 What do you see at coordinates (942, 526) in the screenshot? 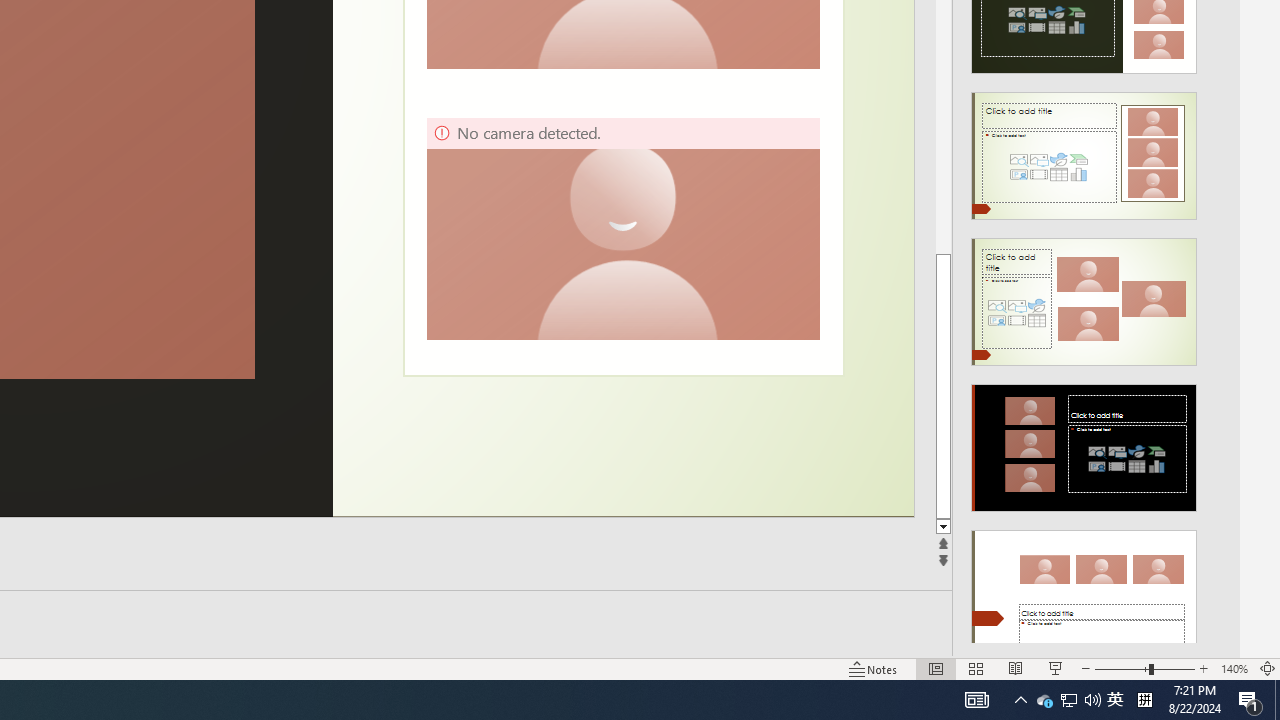
I see `'Line down'` at bounding box center [942, 526].